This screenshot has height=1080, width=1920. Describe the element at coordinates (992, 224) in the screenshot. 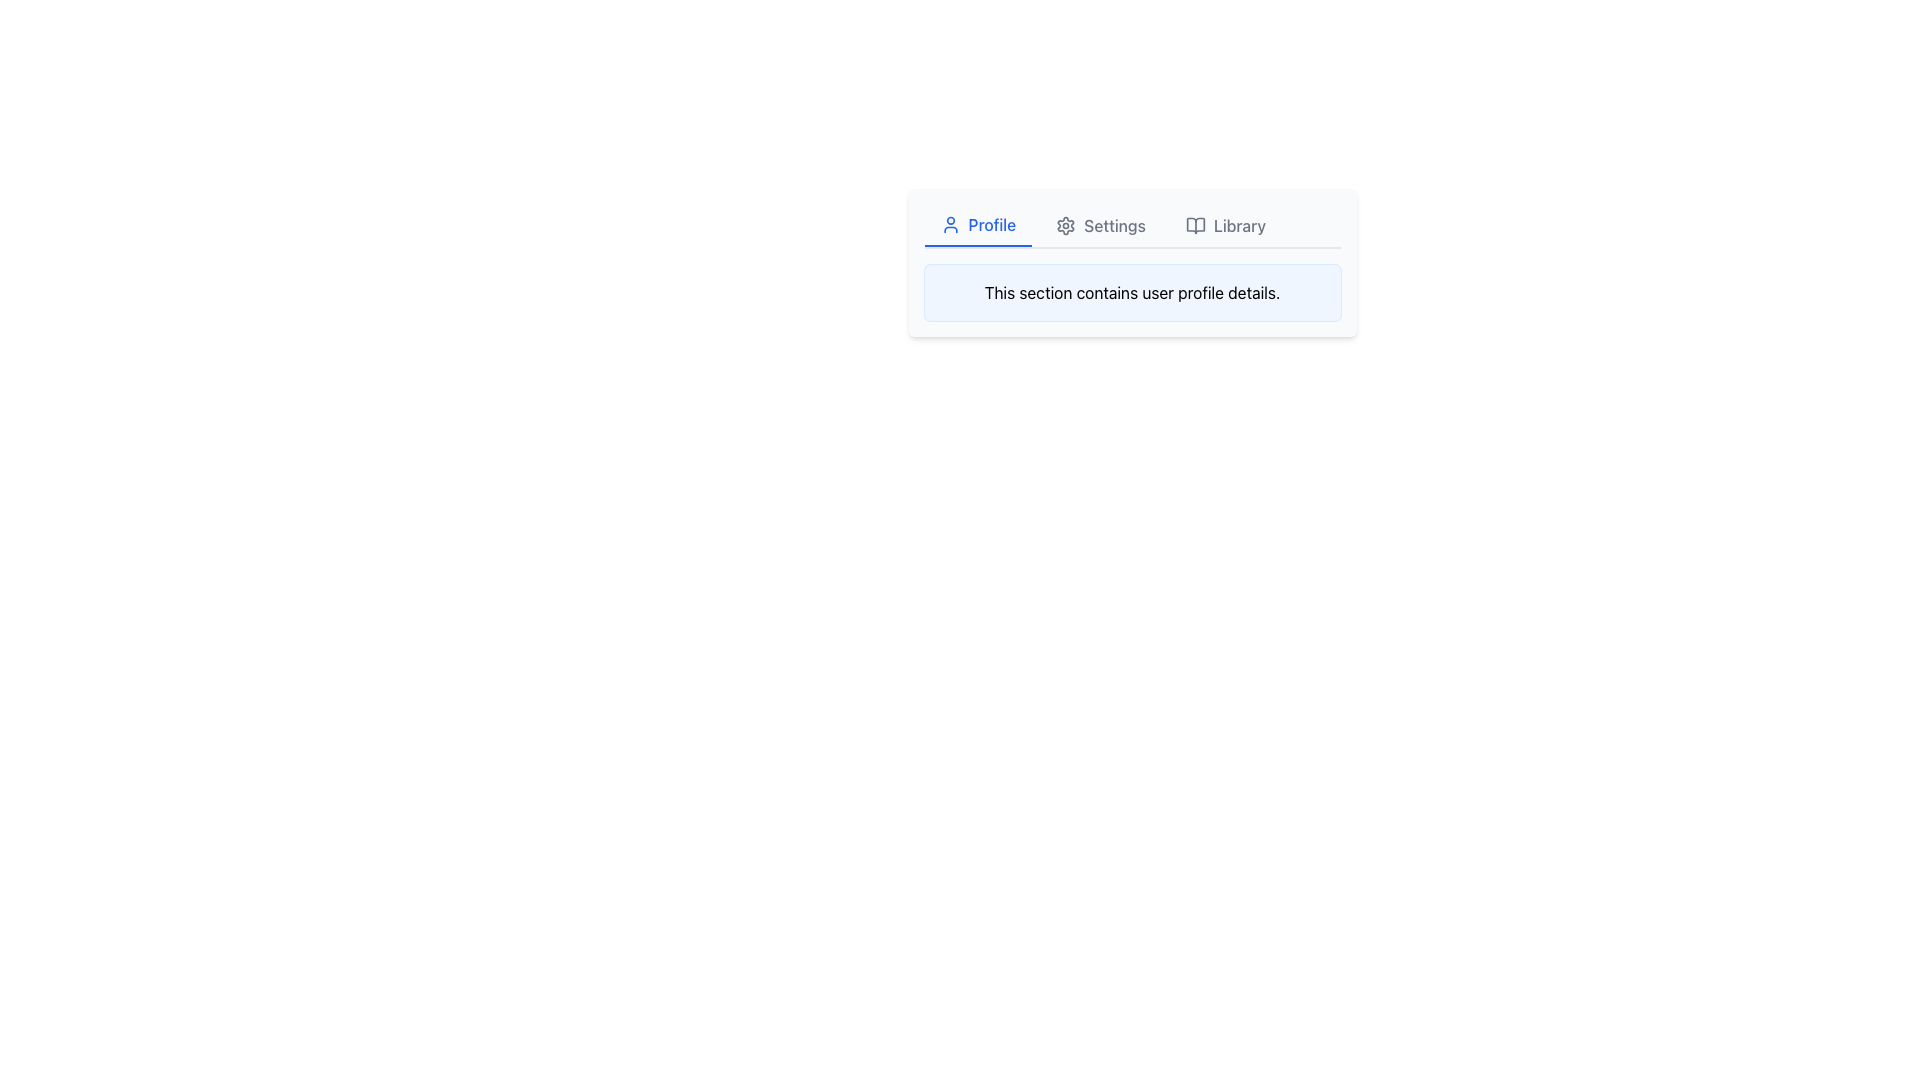

I see `the 'Profile' text element, which is styled in blue and located in the first tab of the navigation bar` at that location.